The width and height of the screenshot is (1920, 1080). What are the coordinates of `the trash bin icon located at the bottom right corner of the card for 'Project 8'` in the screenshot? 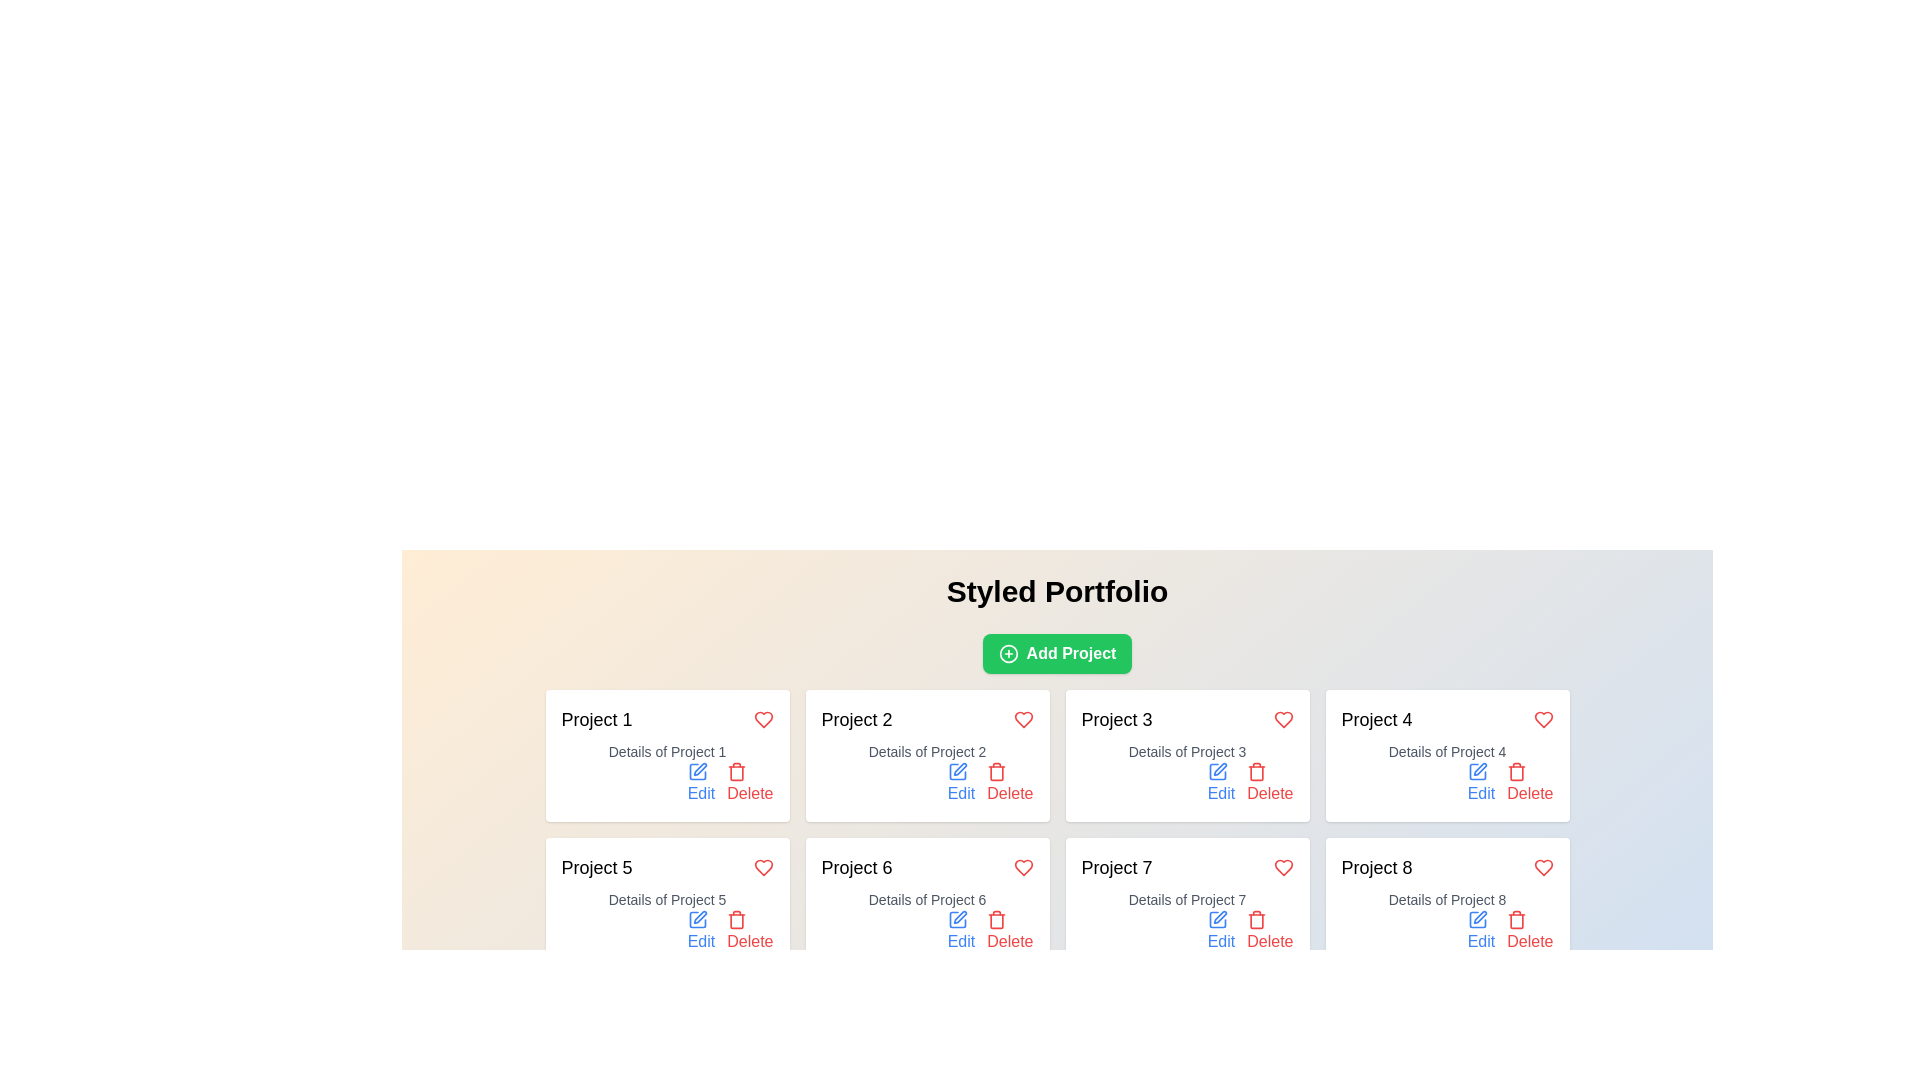 It's located at (1517, 921).